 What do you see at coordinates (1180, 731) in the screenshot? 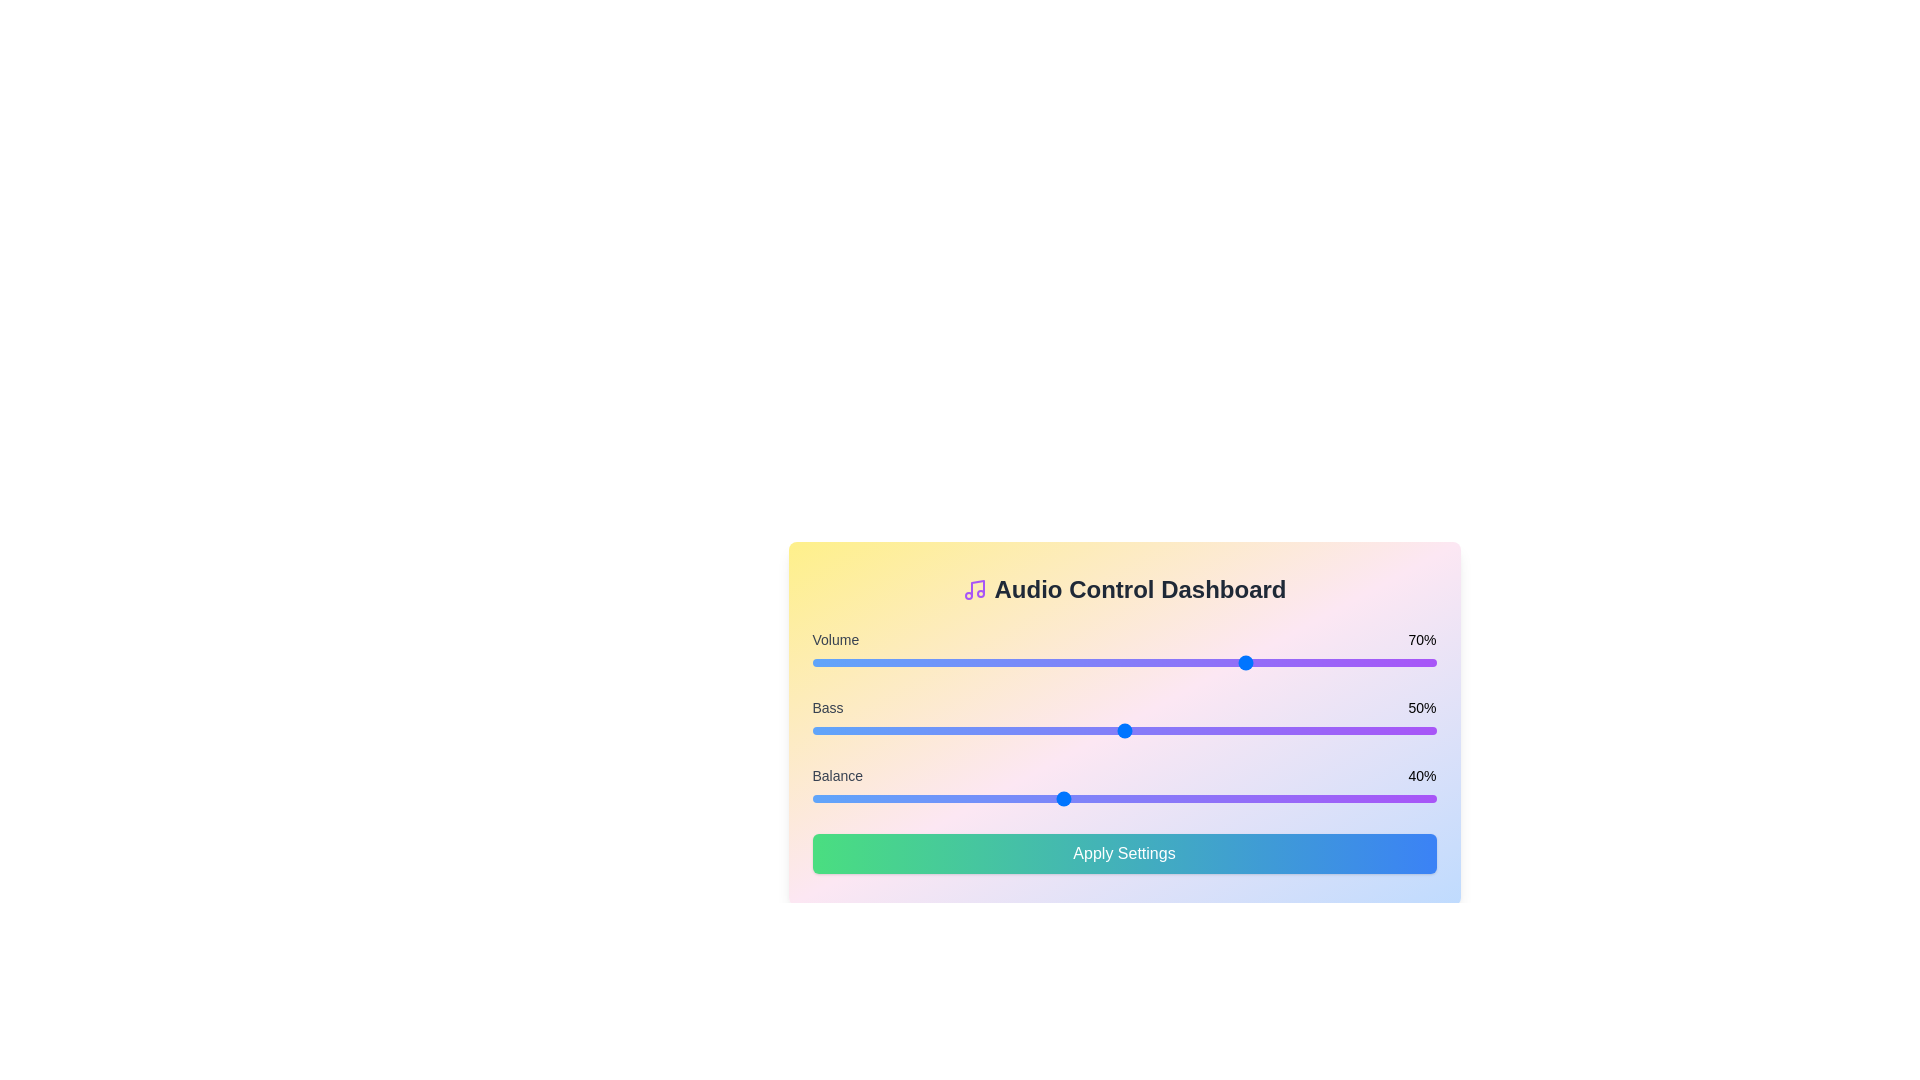
I see `bass` at bounding box center [1180, 731].